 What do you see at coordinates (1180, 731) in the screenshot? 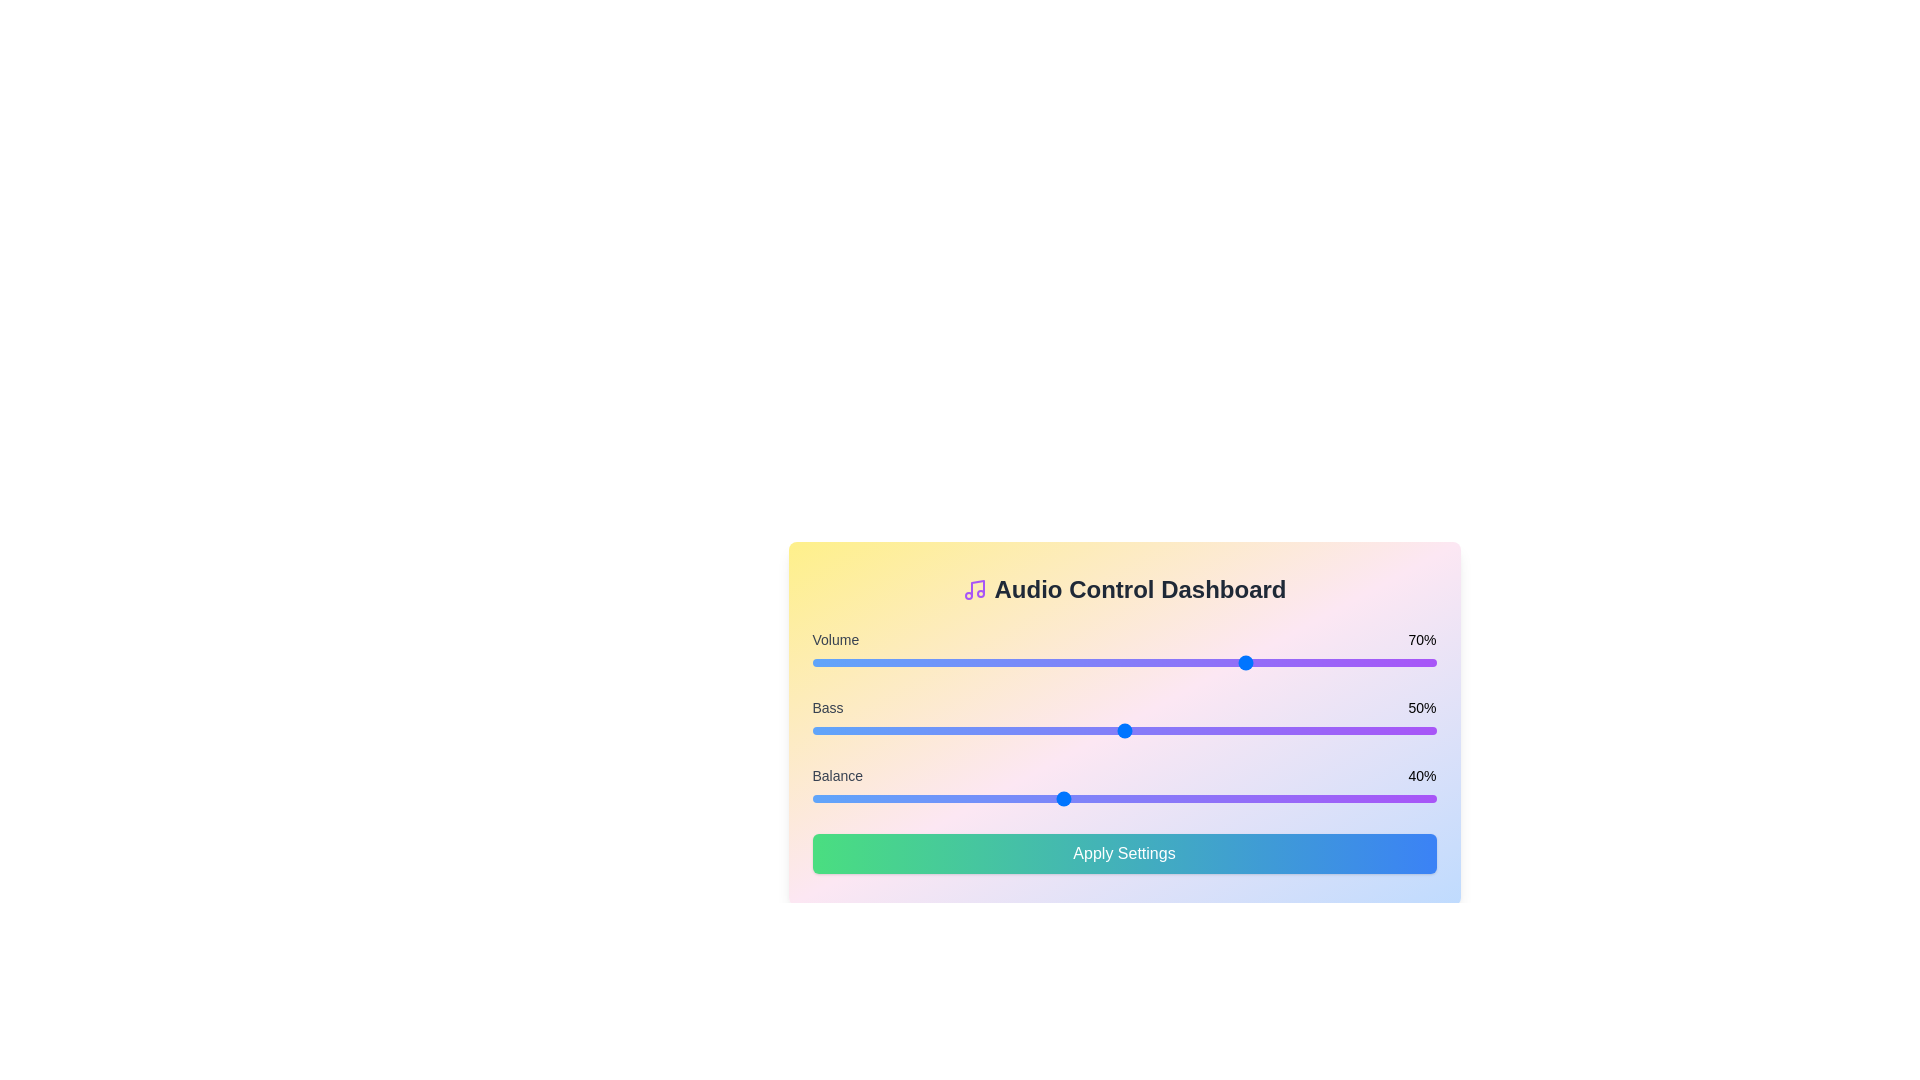
I see `bass` at bounding box center [1180, 731].